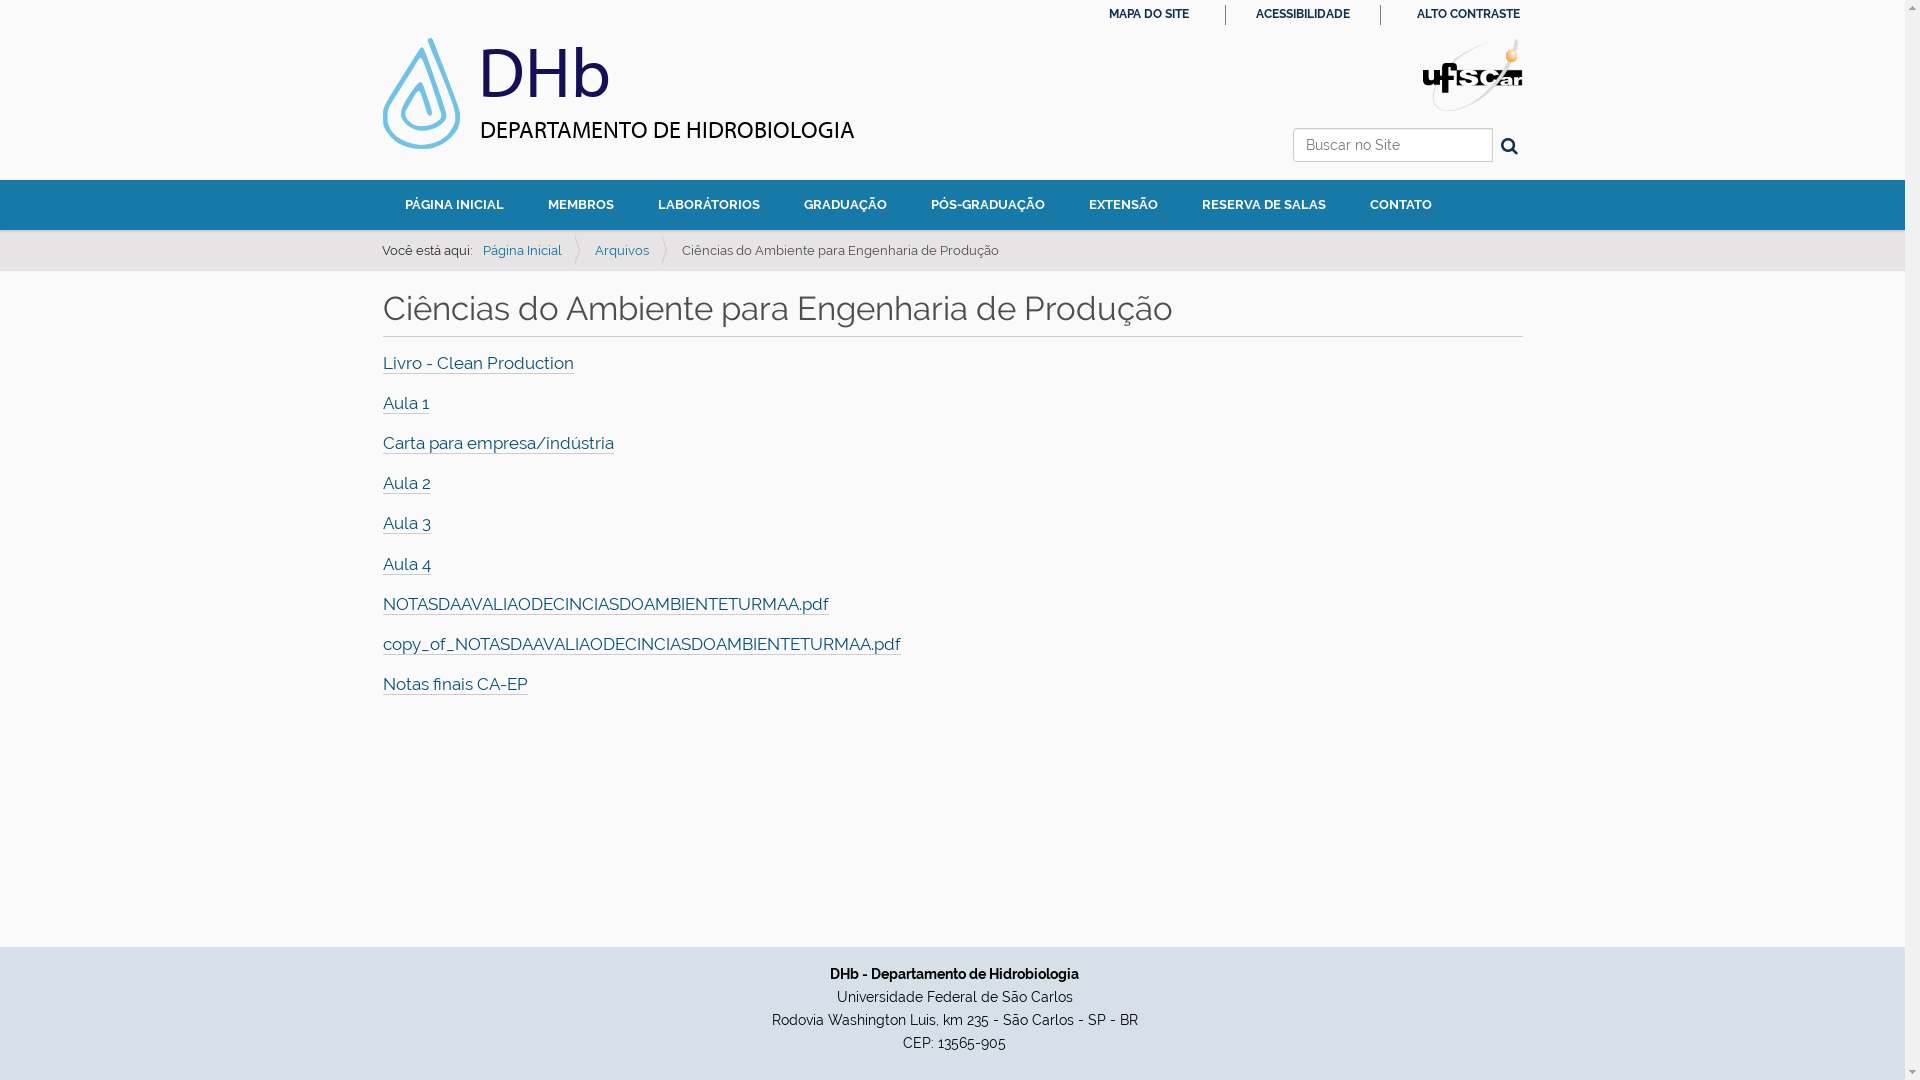 This screenshot has height=1080, width=1920. I want to click on 'Aula 3', so click(405, 522).